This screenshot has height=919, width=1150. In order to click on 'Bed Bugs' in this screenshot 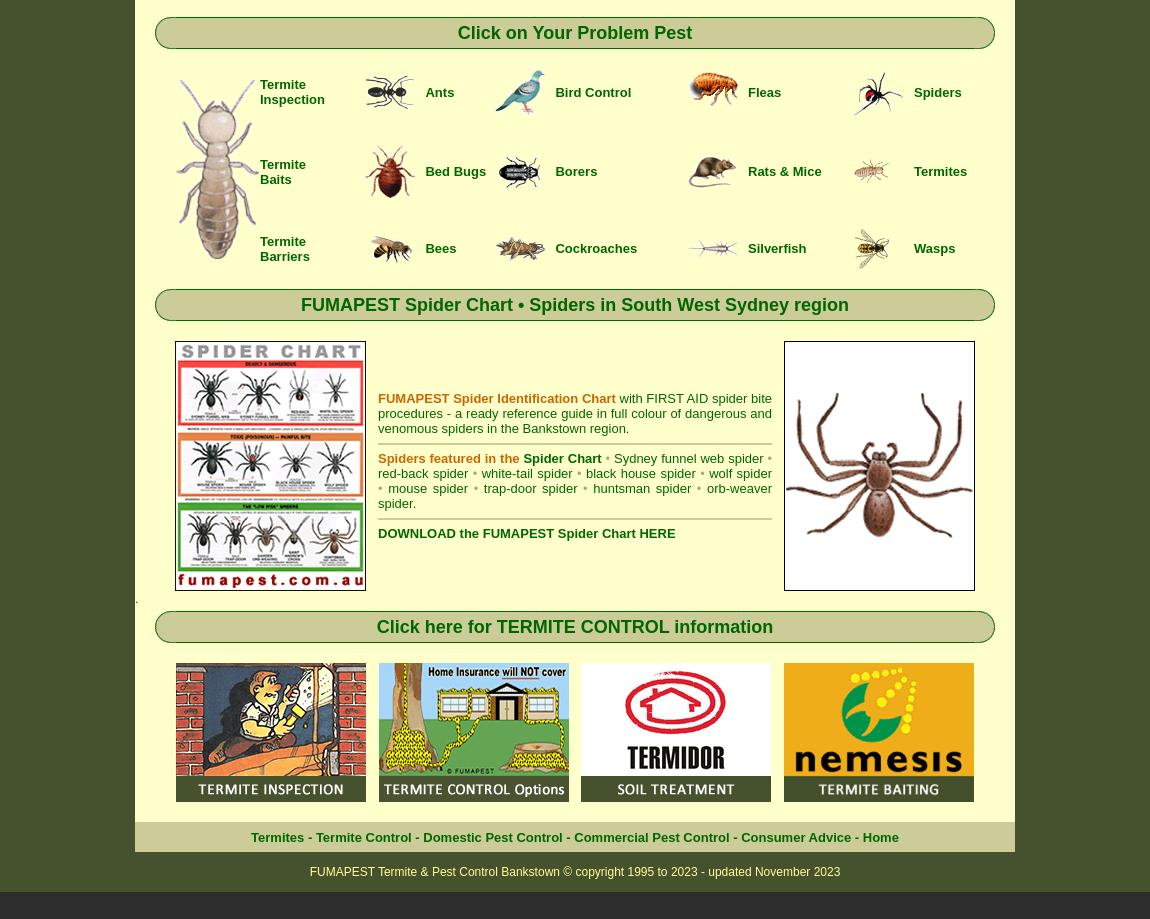, I will do `click(455, 170)`.